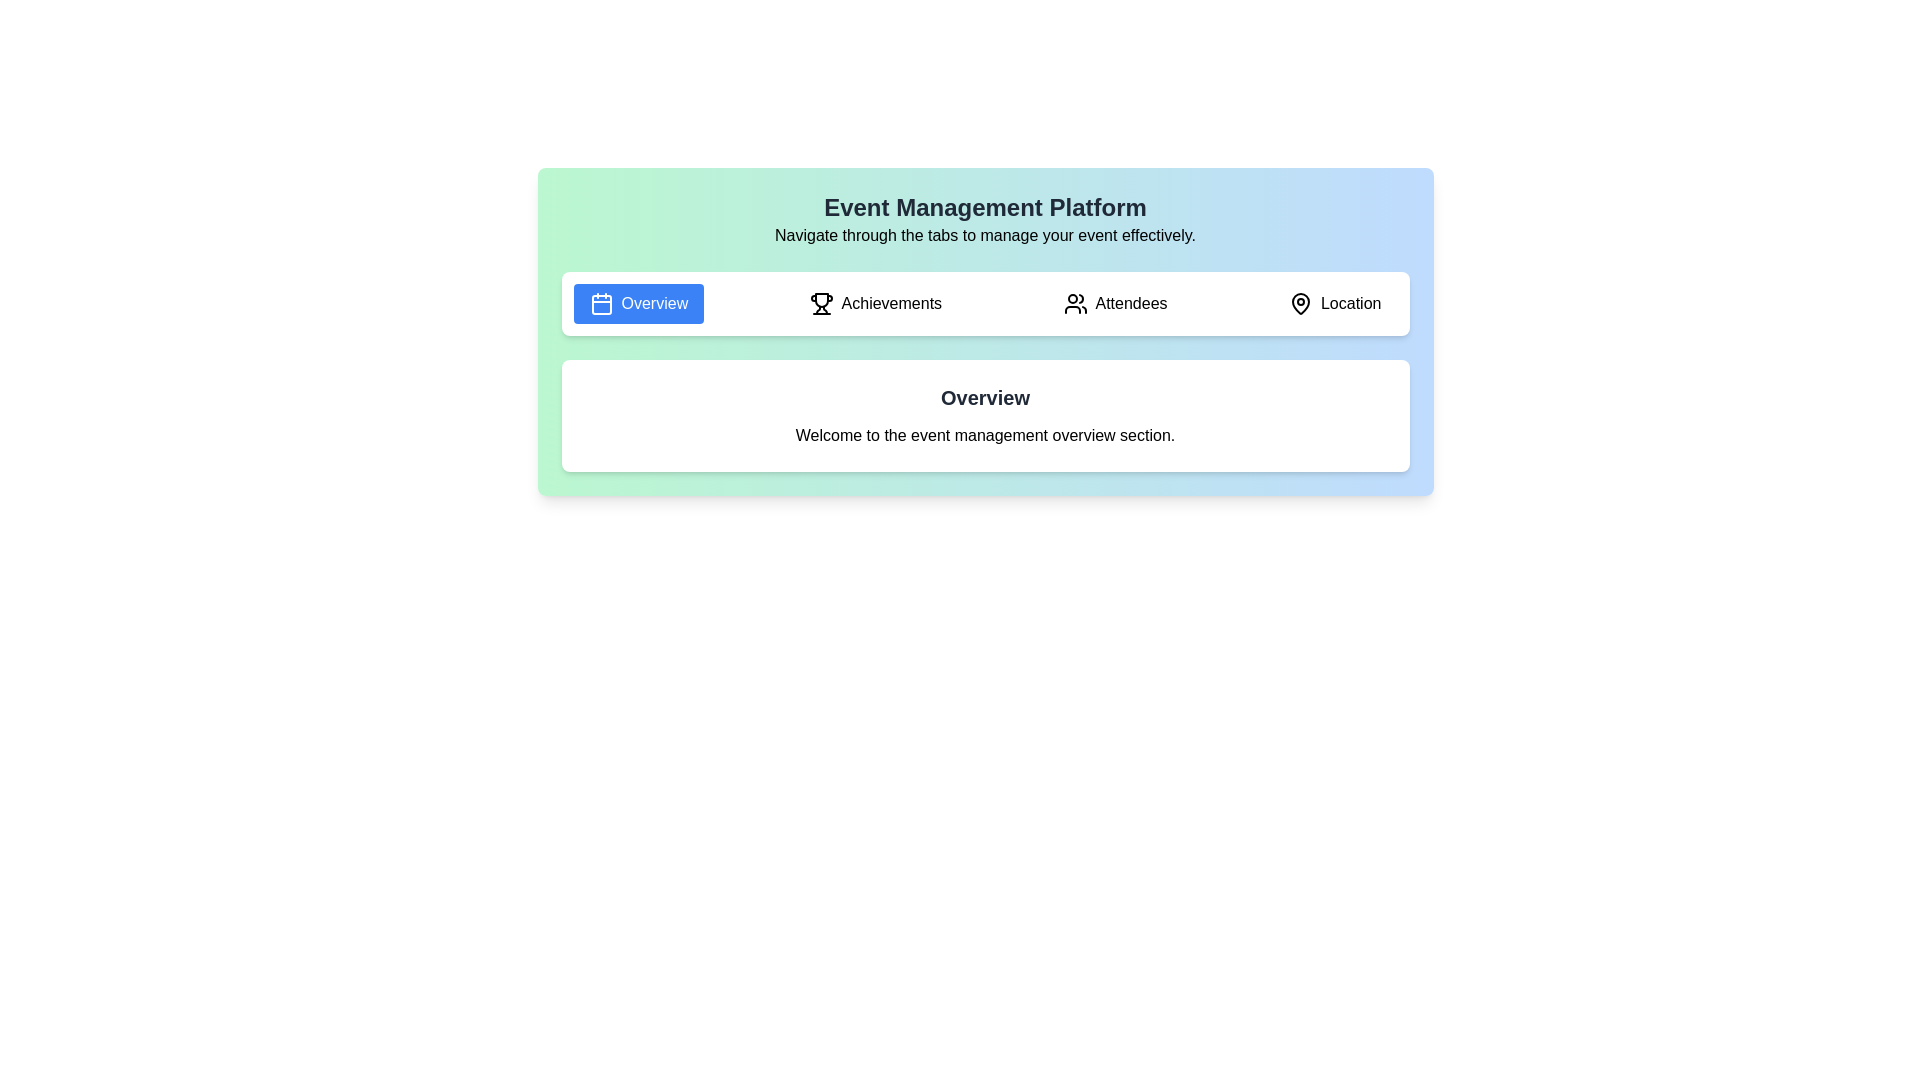  What do you see at coordinates (821, 304) in the screenshot?
I see `the achievements icon located in the second tab of the navigation bar, positioned to the immediate left of the 'Achievements' text label` at bounding box center [821, 304].